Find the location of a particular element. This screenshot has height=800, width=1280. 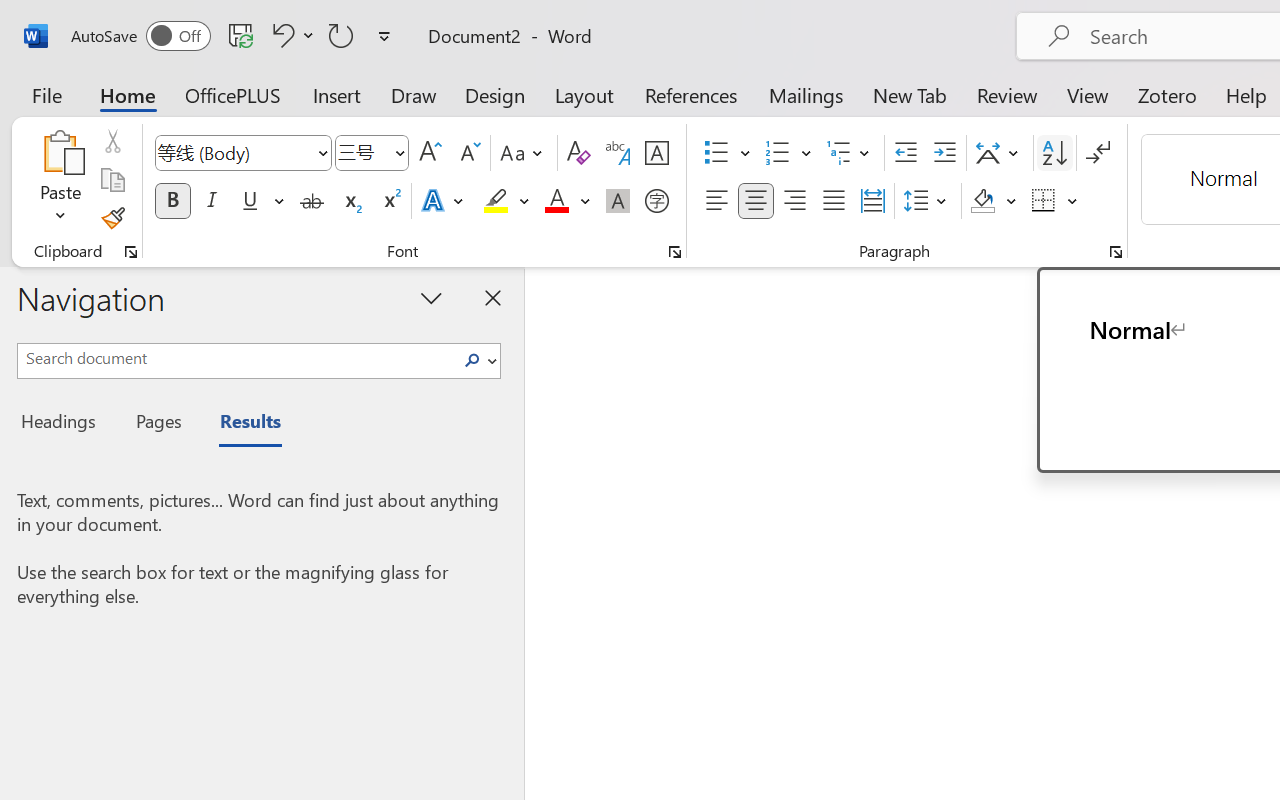

'OfficePLUS' is located at coordinates (233, 94).